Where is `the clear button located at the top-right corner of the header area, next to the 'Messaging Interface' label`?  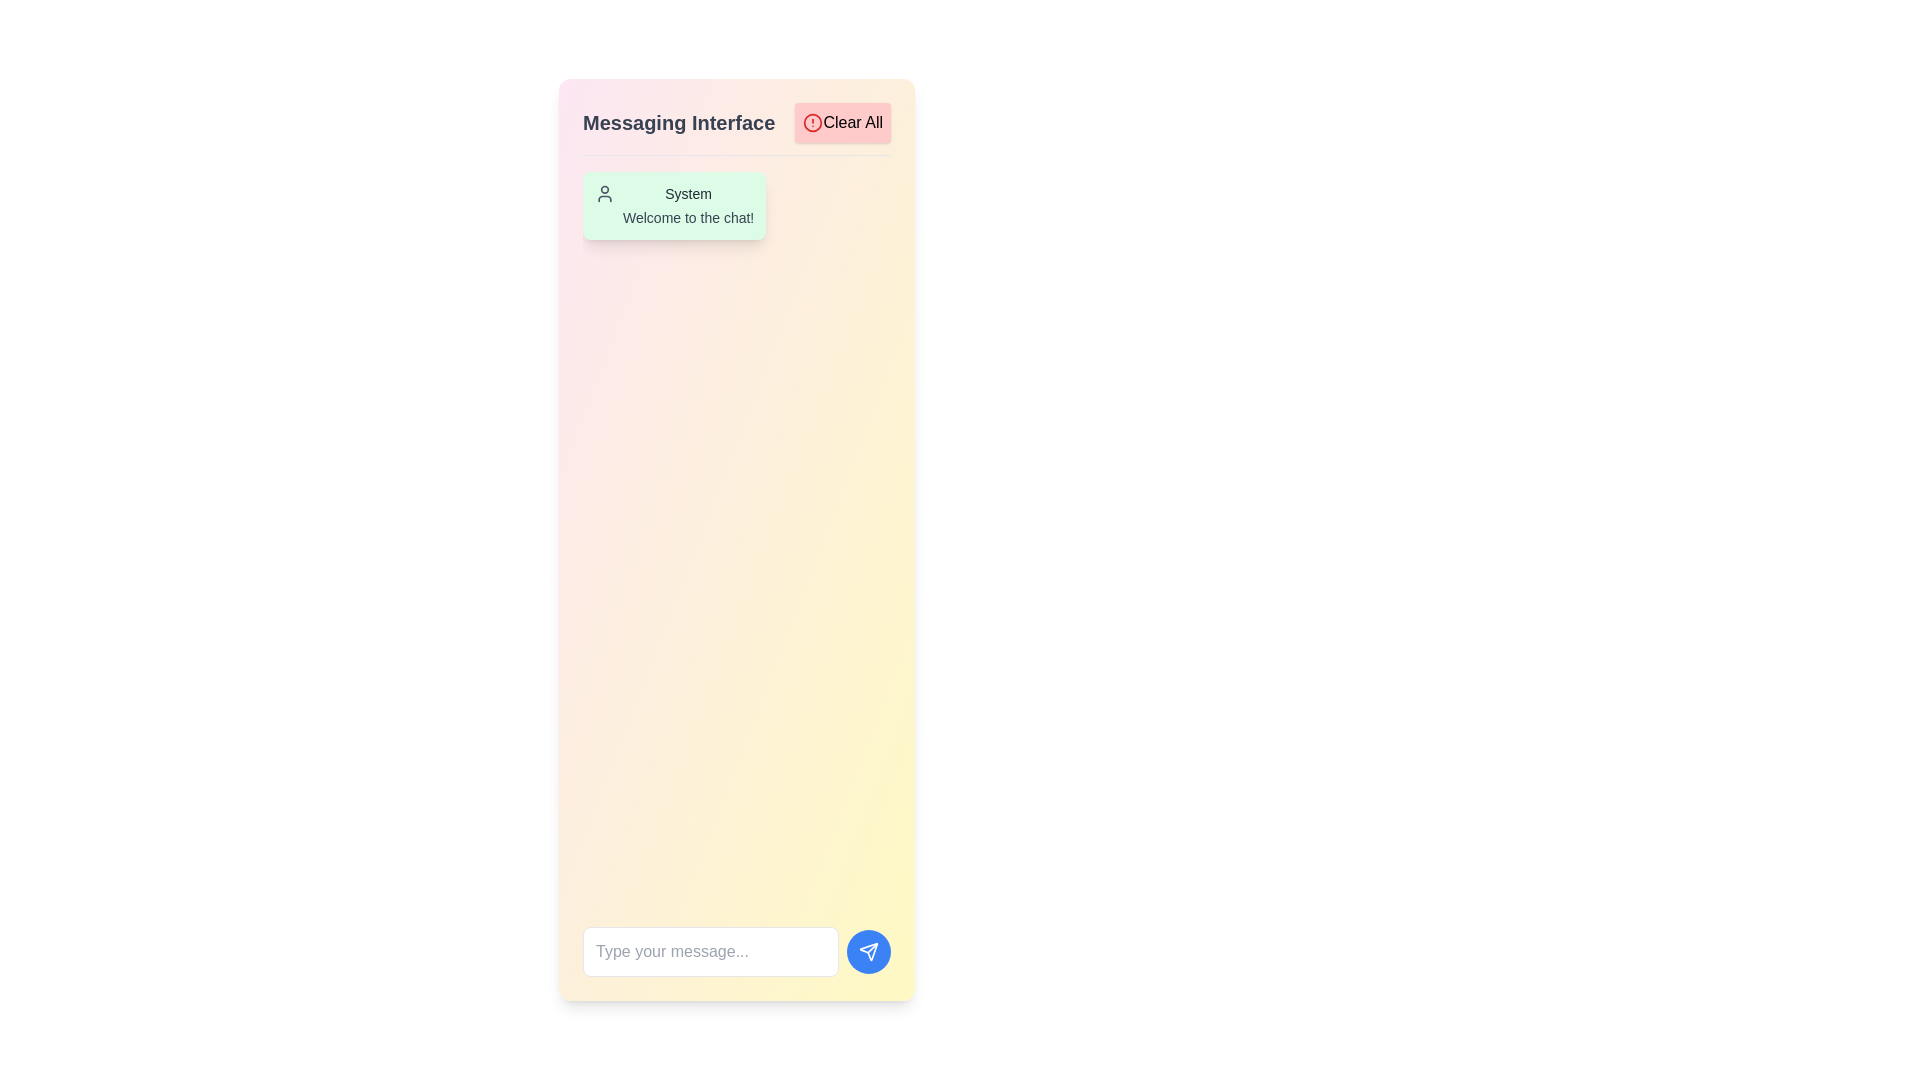 the clear button located at the top-right corner of the header area, next to the 'Messaging Interface' label is located at coordinates (843, 123).